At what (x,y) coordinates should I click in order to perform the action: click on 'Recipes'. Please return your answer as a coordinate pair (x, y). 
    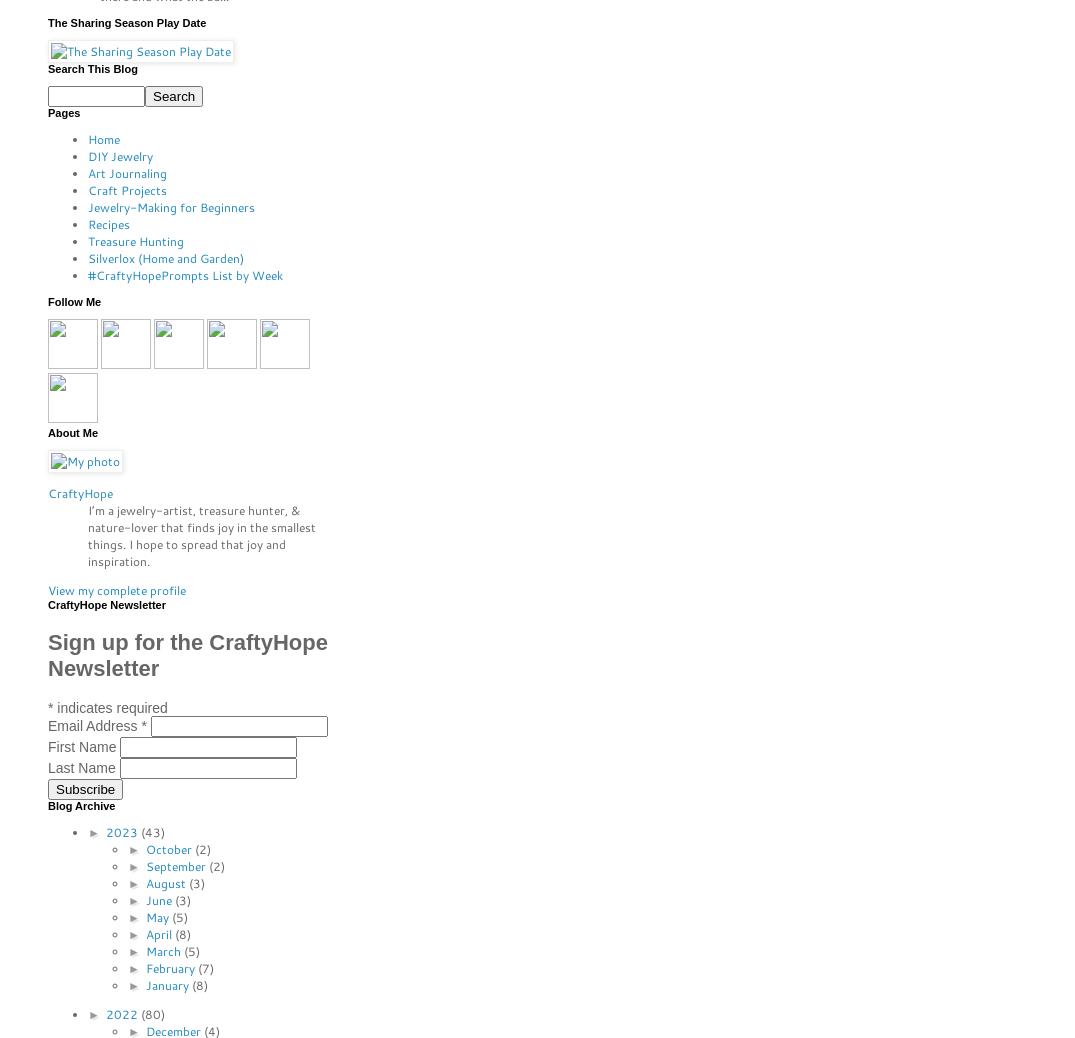
    Looking at the image, I should click on (108, 223).